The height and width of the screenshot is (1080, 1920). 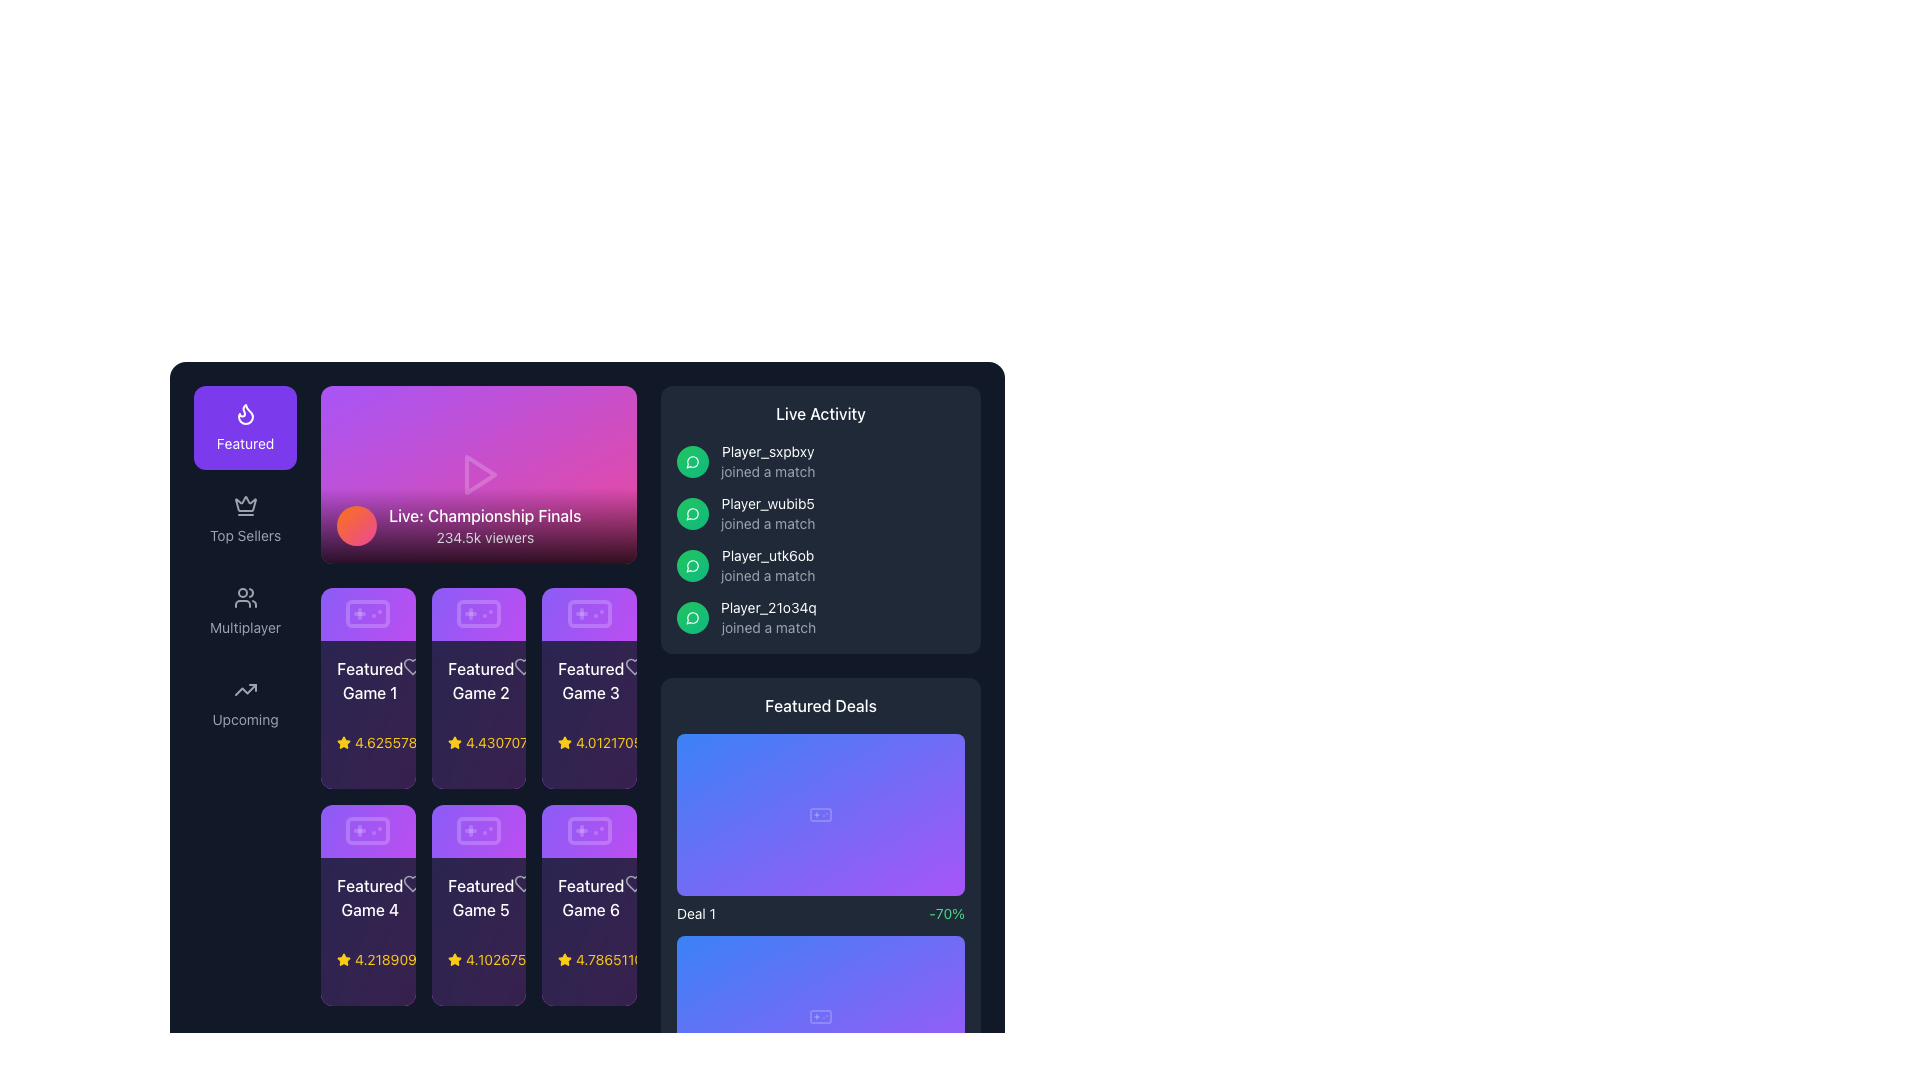 I want to click on game controller icon with a white outline against a semi-transparent gradient purple background, located in the 'Featured Deals' section, so click(x=820, y=1017).